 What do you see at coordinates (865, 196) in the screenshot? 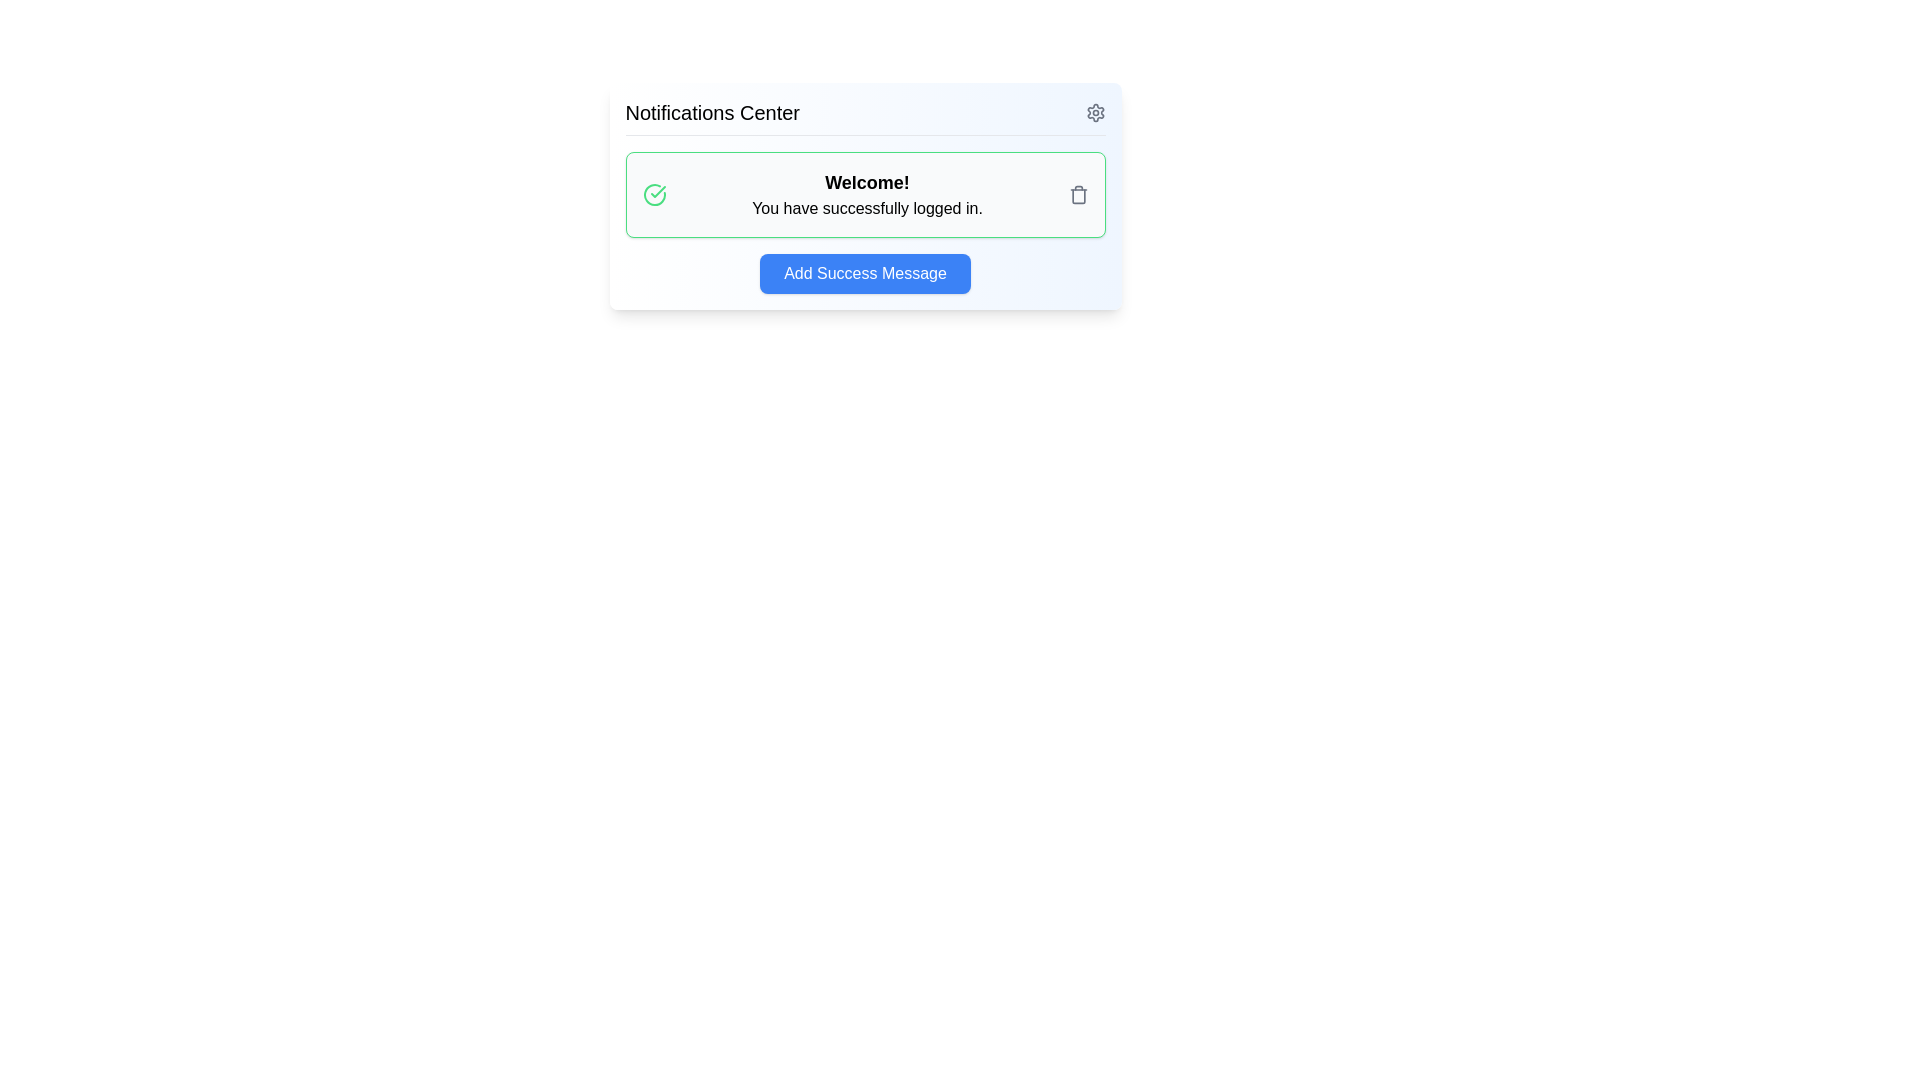
I see `notification message displayed in the Notification Card, which is centrally located below the 'Notifications Center' header and above the 'Add Success Message' button` at bounding box center [865, 196].